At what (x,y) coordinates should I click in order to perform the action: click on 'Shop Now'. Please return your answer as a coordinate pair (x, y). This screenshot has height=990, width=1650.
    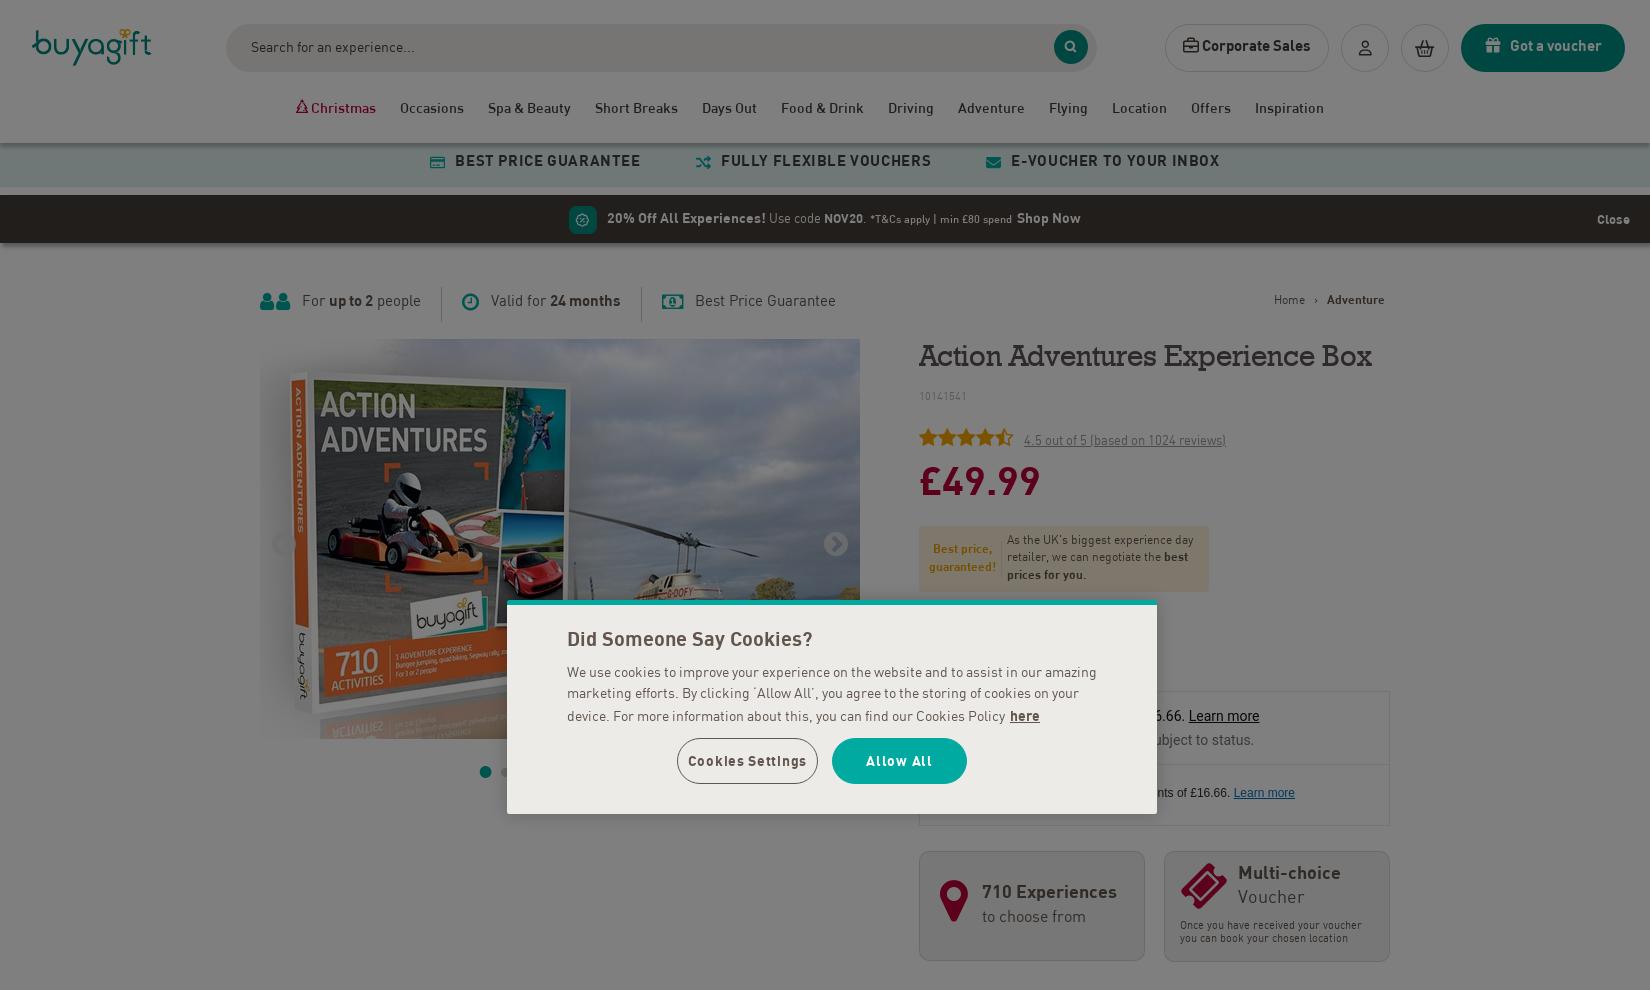
    Looking at the image, I should click on (1017, 212).